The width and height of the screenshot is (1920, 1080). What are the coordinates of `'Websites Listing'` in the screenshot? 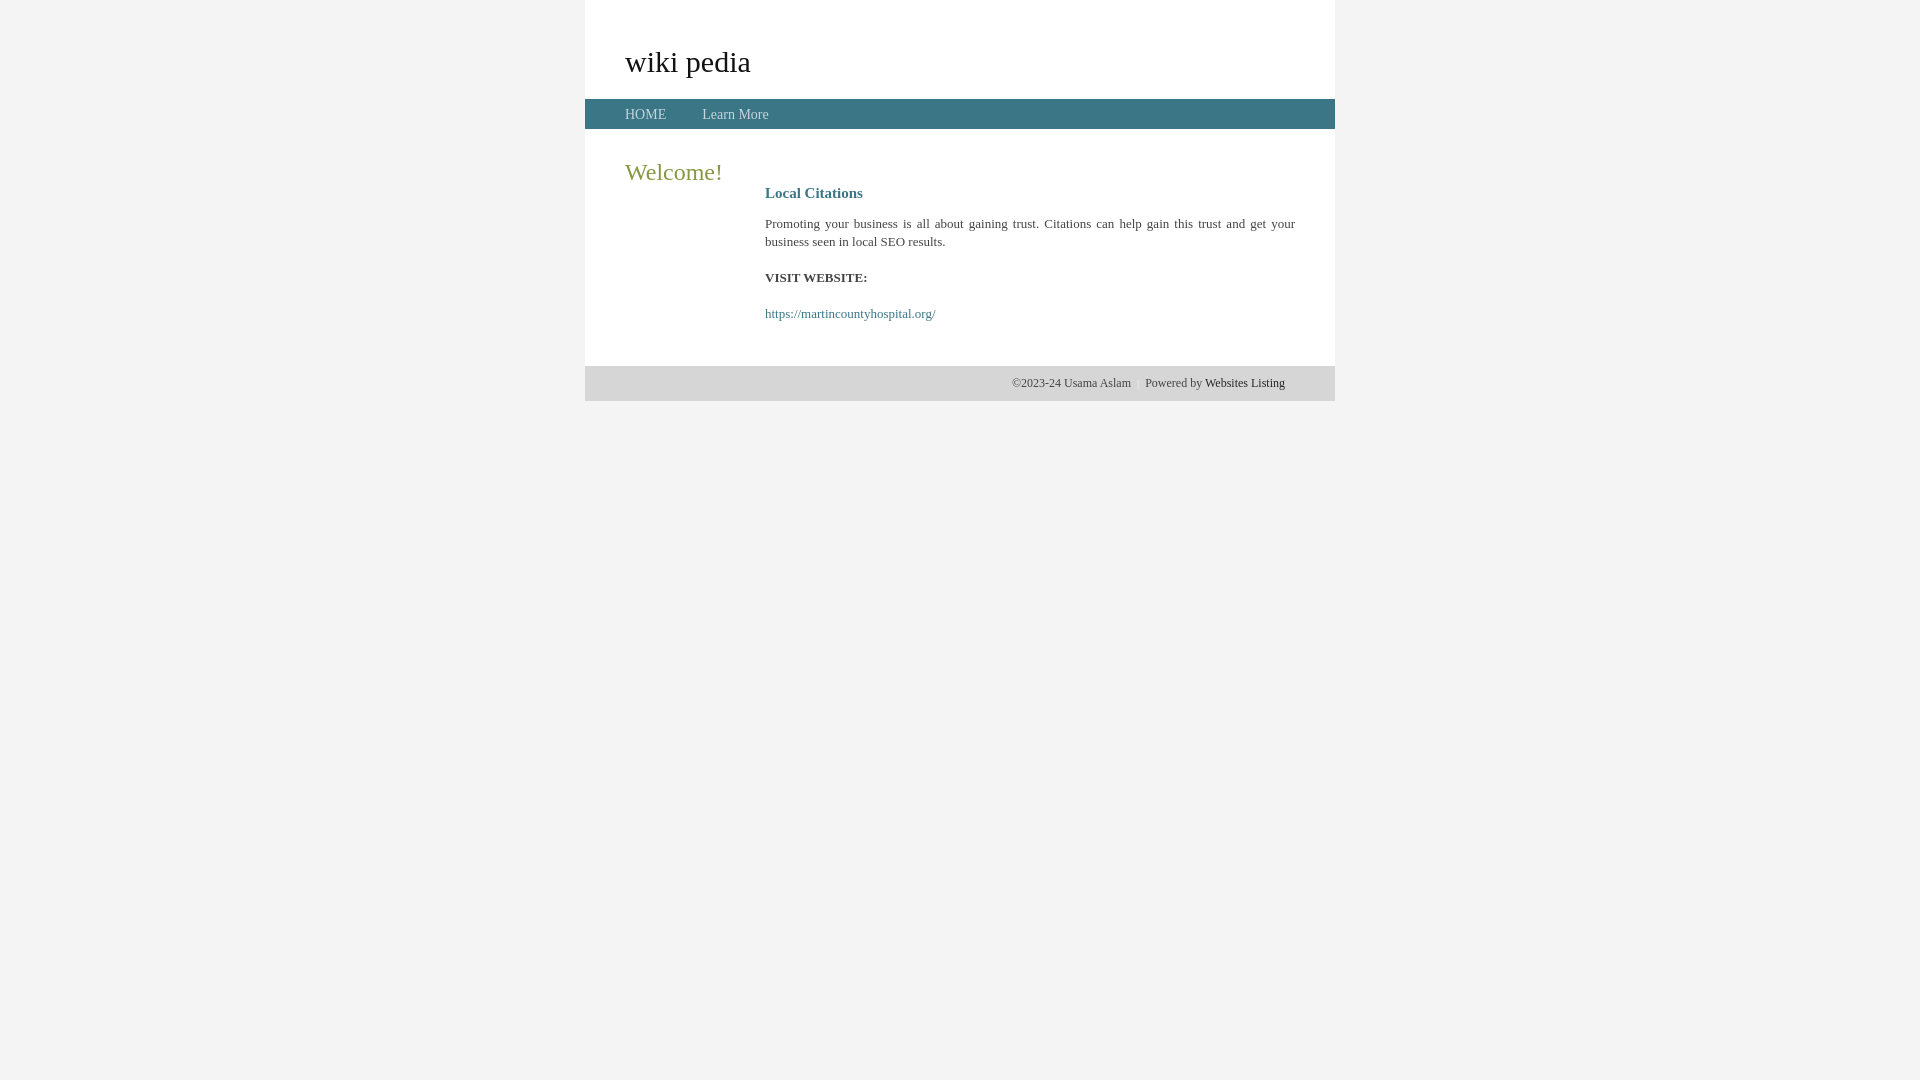 It's located at (1243, 382).